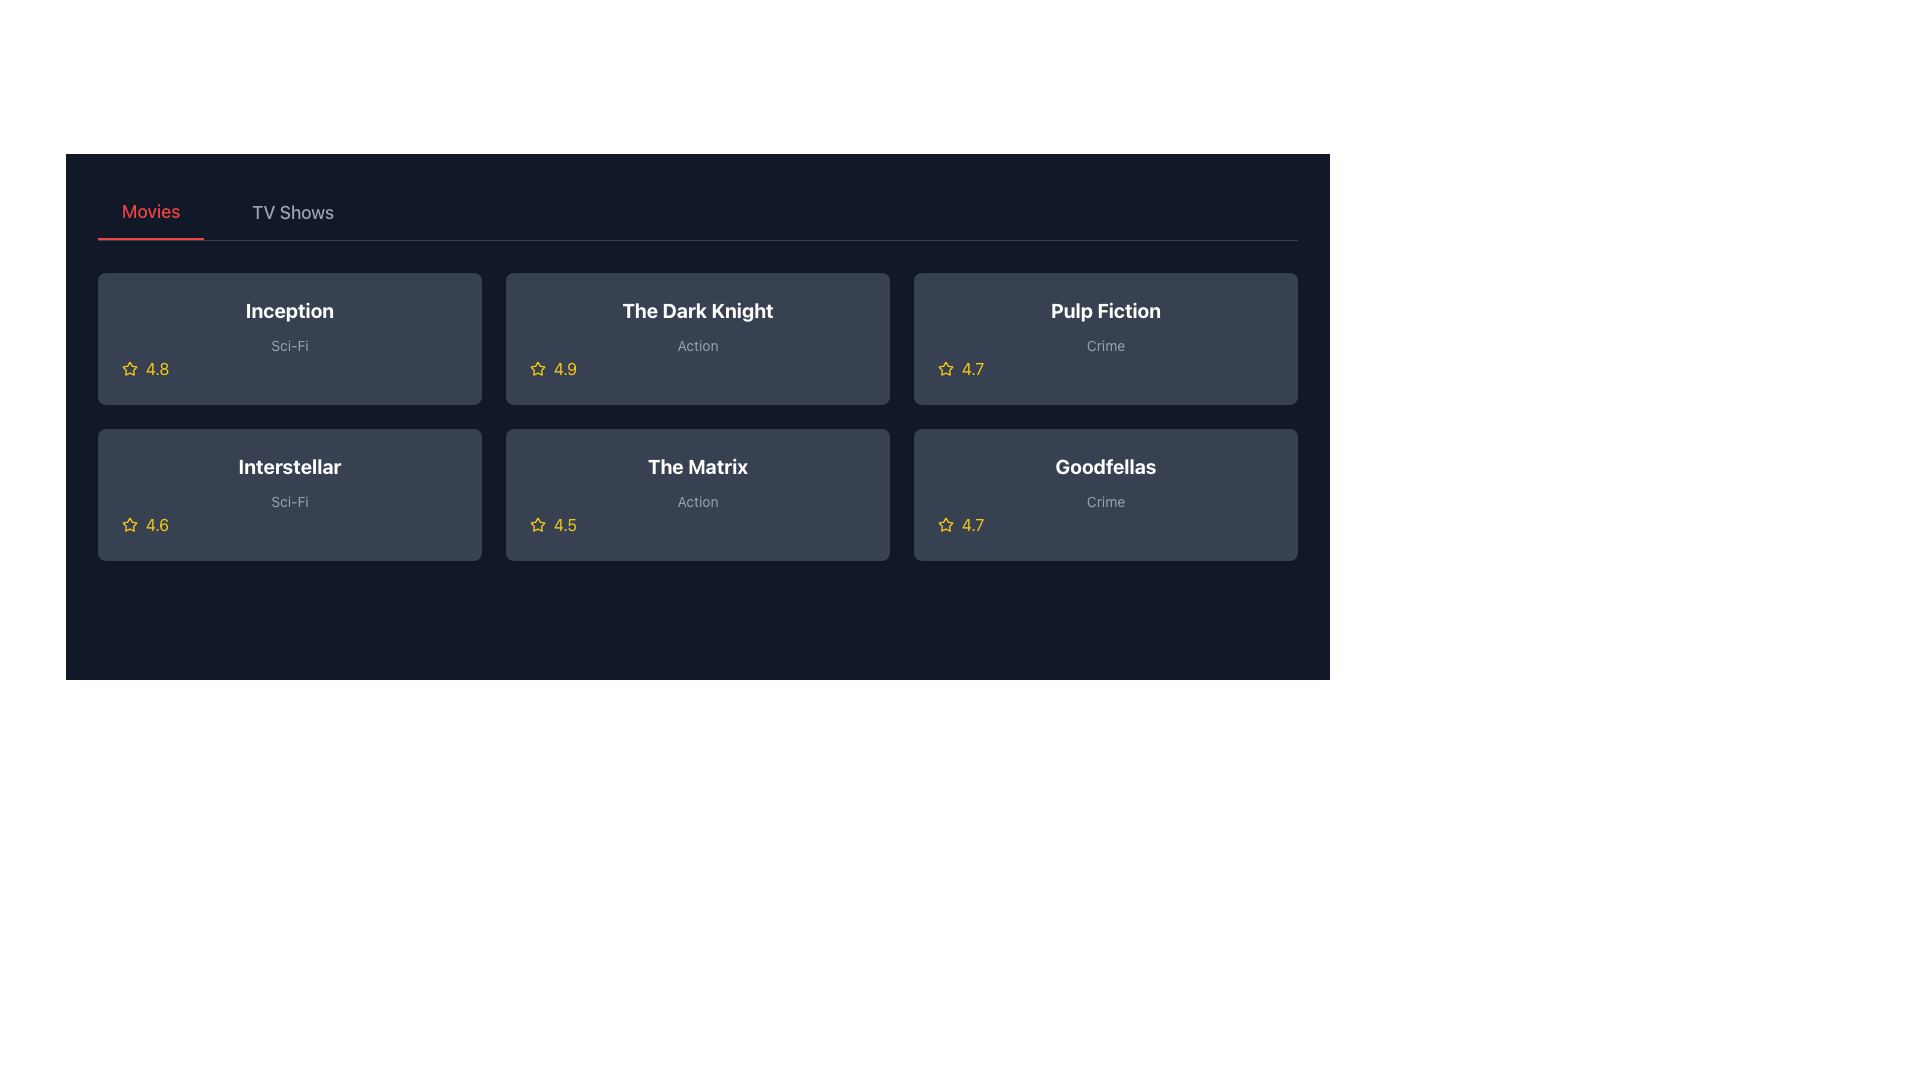  What do you see at coordinates (761, 338) in the screenshot?
I see `the button to add 'The Dark Knight' to a list, which is located in the top-right region of the card in the second column of the first row of the grid` at bounding box center [761, 338].